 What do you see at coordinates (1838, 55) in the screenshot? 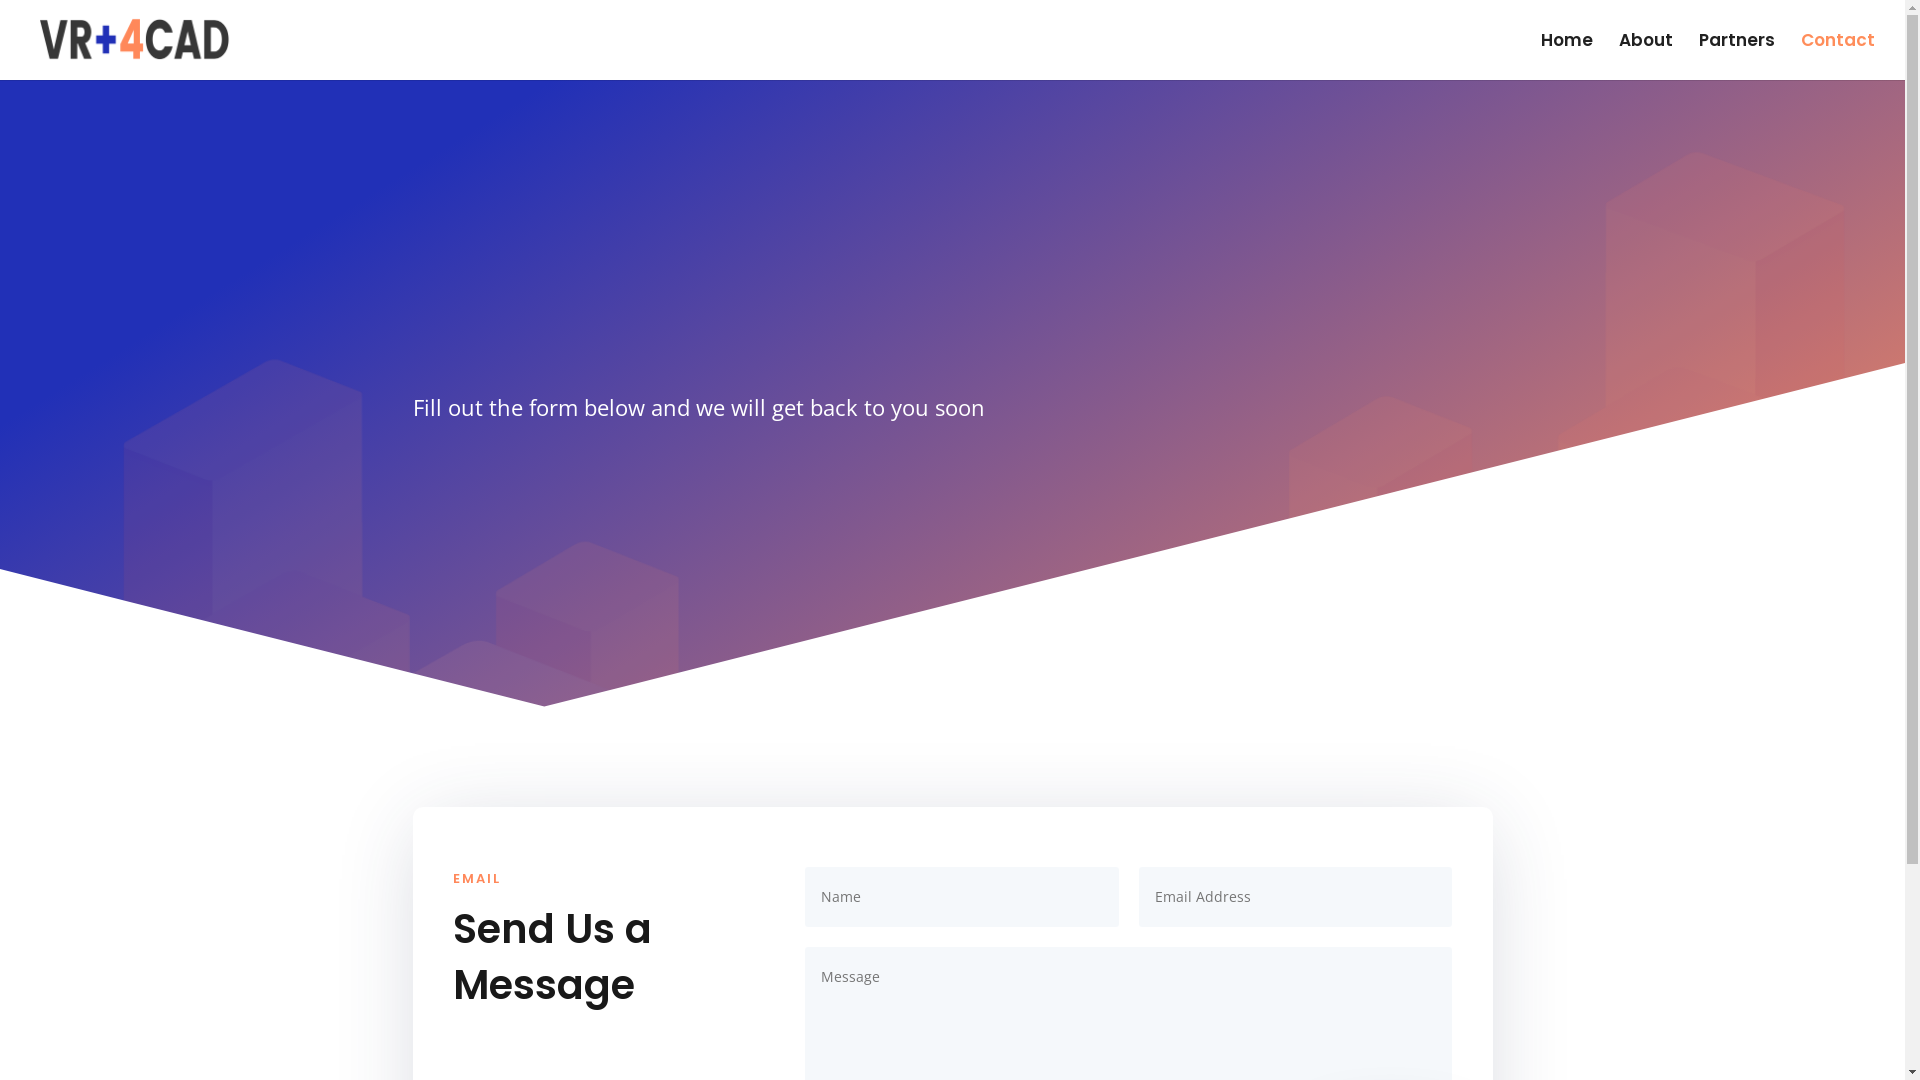
I see `'Contact'` at bounding box center [1838, 55].